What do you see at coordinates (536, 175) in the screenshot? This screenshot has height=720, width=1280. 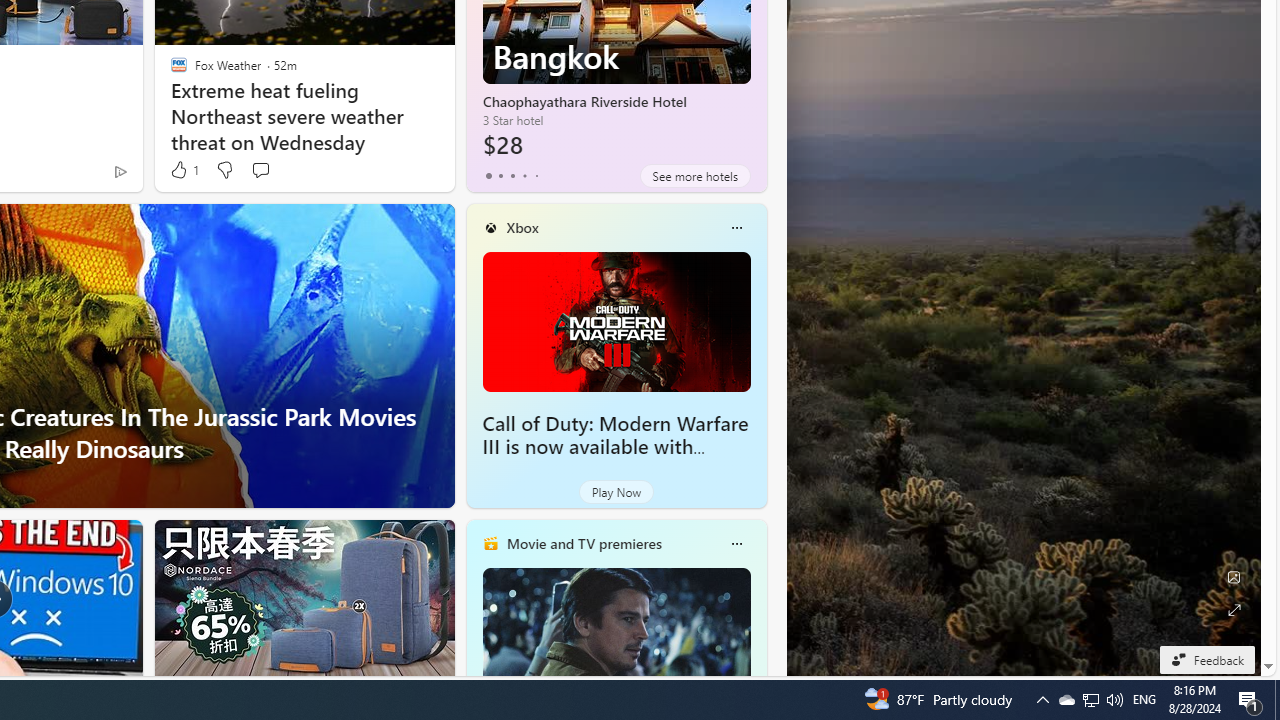 I see `'tab-4'` at bounding box center [536, 175].